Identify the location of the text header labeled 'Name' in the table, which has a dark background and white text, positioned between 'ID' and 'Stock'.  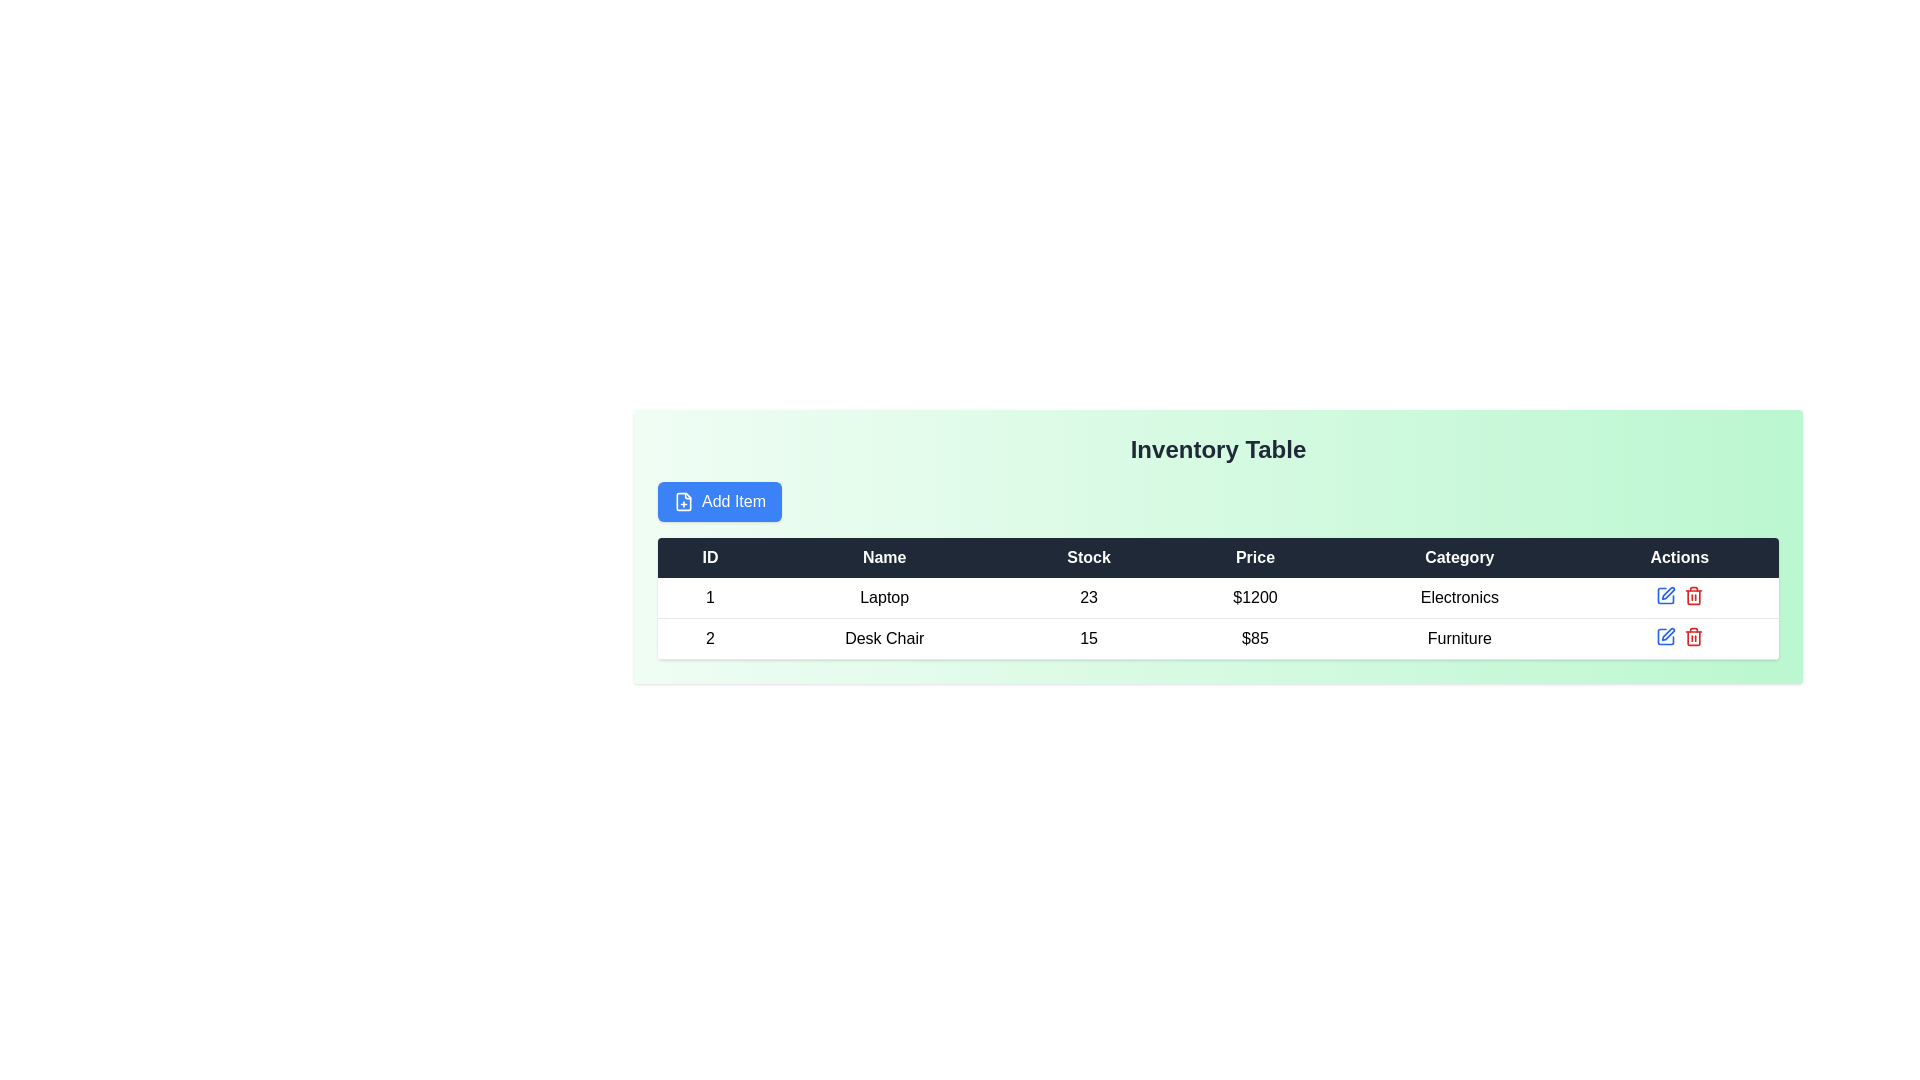
(883, 558).